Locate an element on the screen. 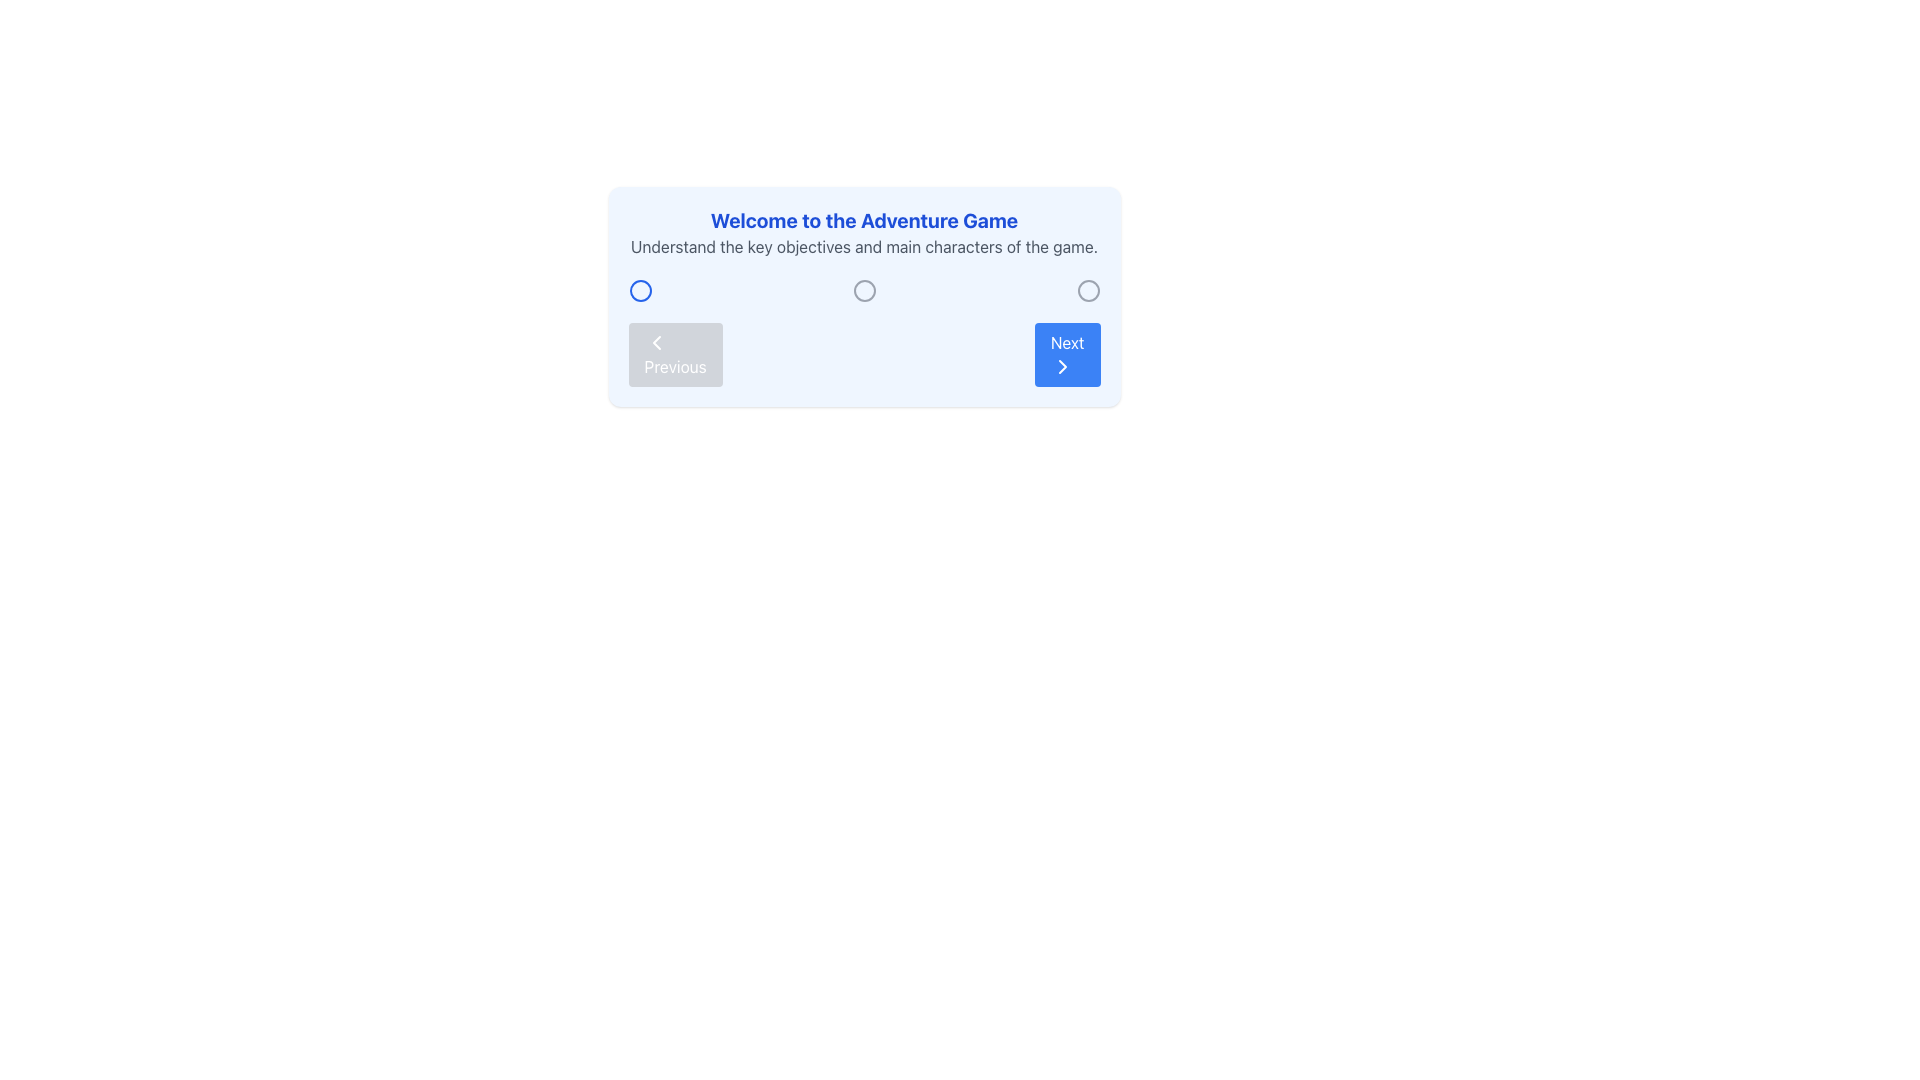 The width and height of the screenshot is (1920, 1080). the third radio button in the horizontal arrangement is located at coordinates (1087, 290).